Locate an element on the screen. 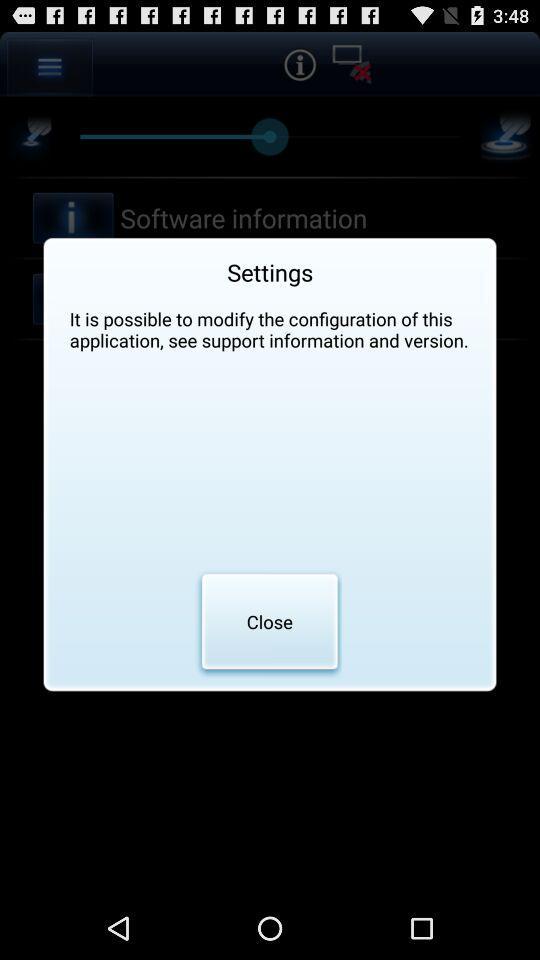 The image size is (540, 960). the info icon is located at coordinates (298, 68).